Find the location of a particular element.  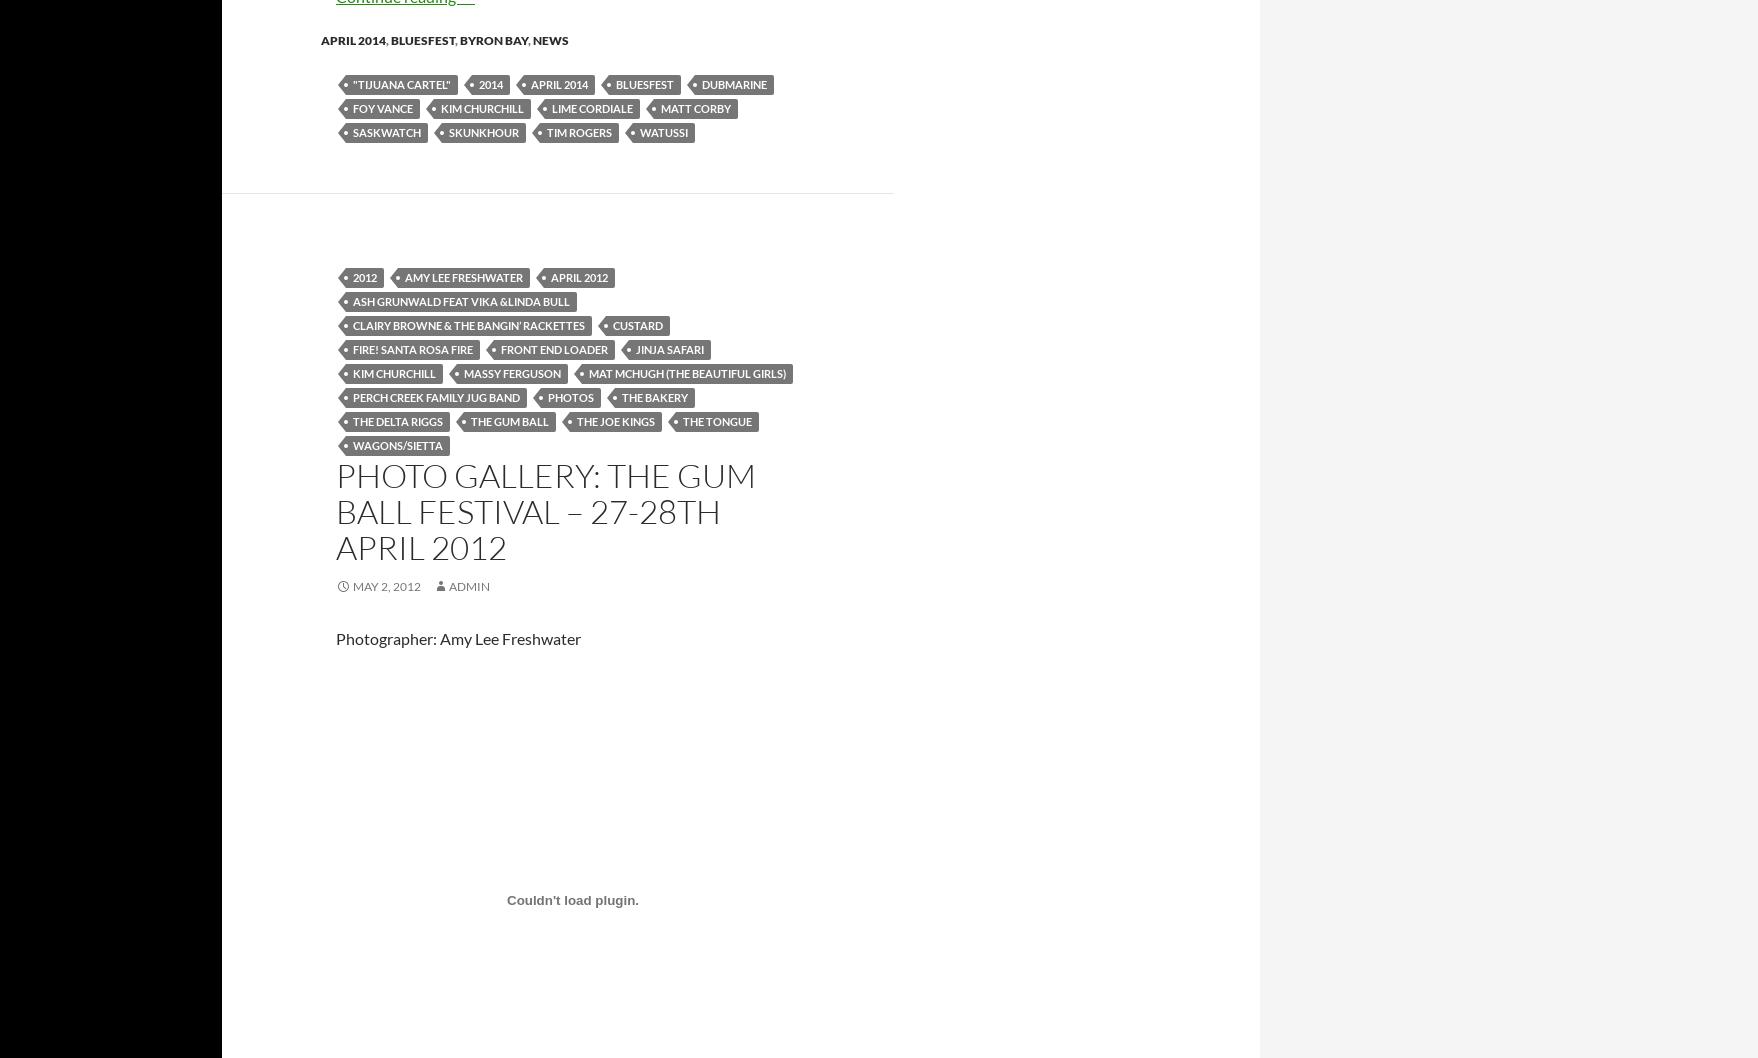

'2012' is located at coordinates (364, 275).